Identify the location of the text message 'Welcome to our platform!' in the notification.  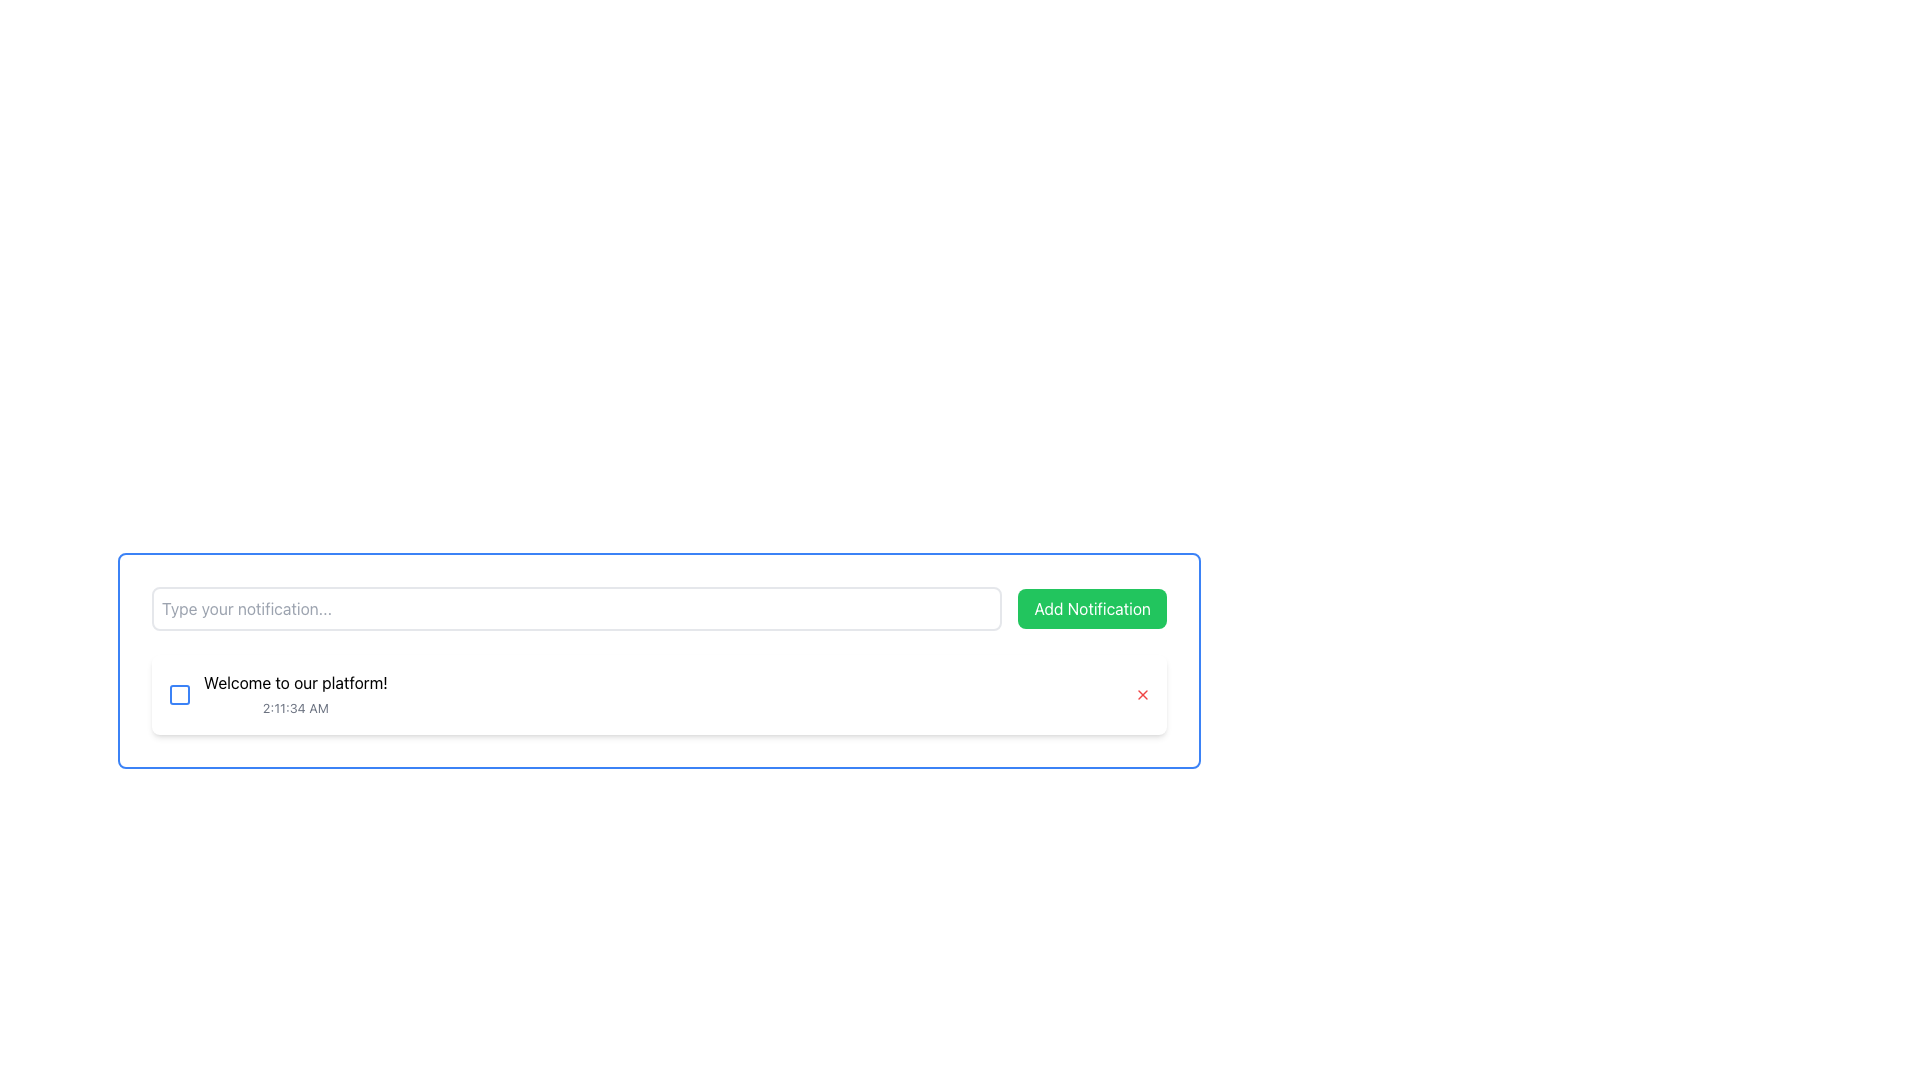
(277, 693).